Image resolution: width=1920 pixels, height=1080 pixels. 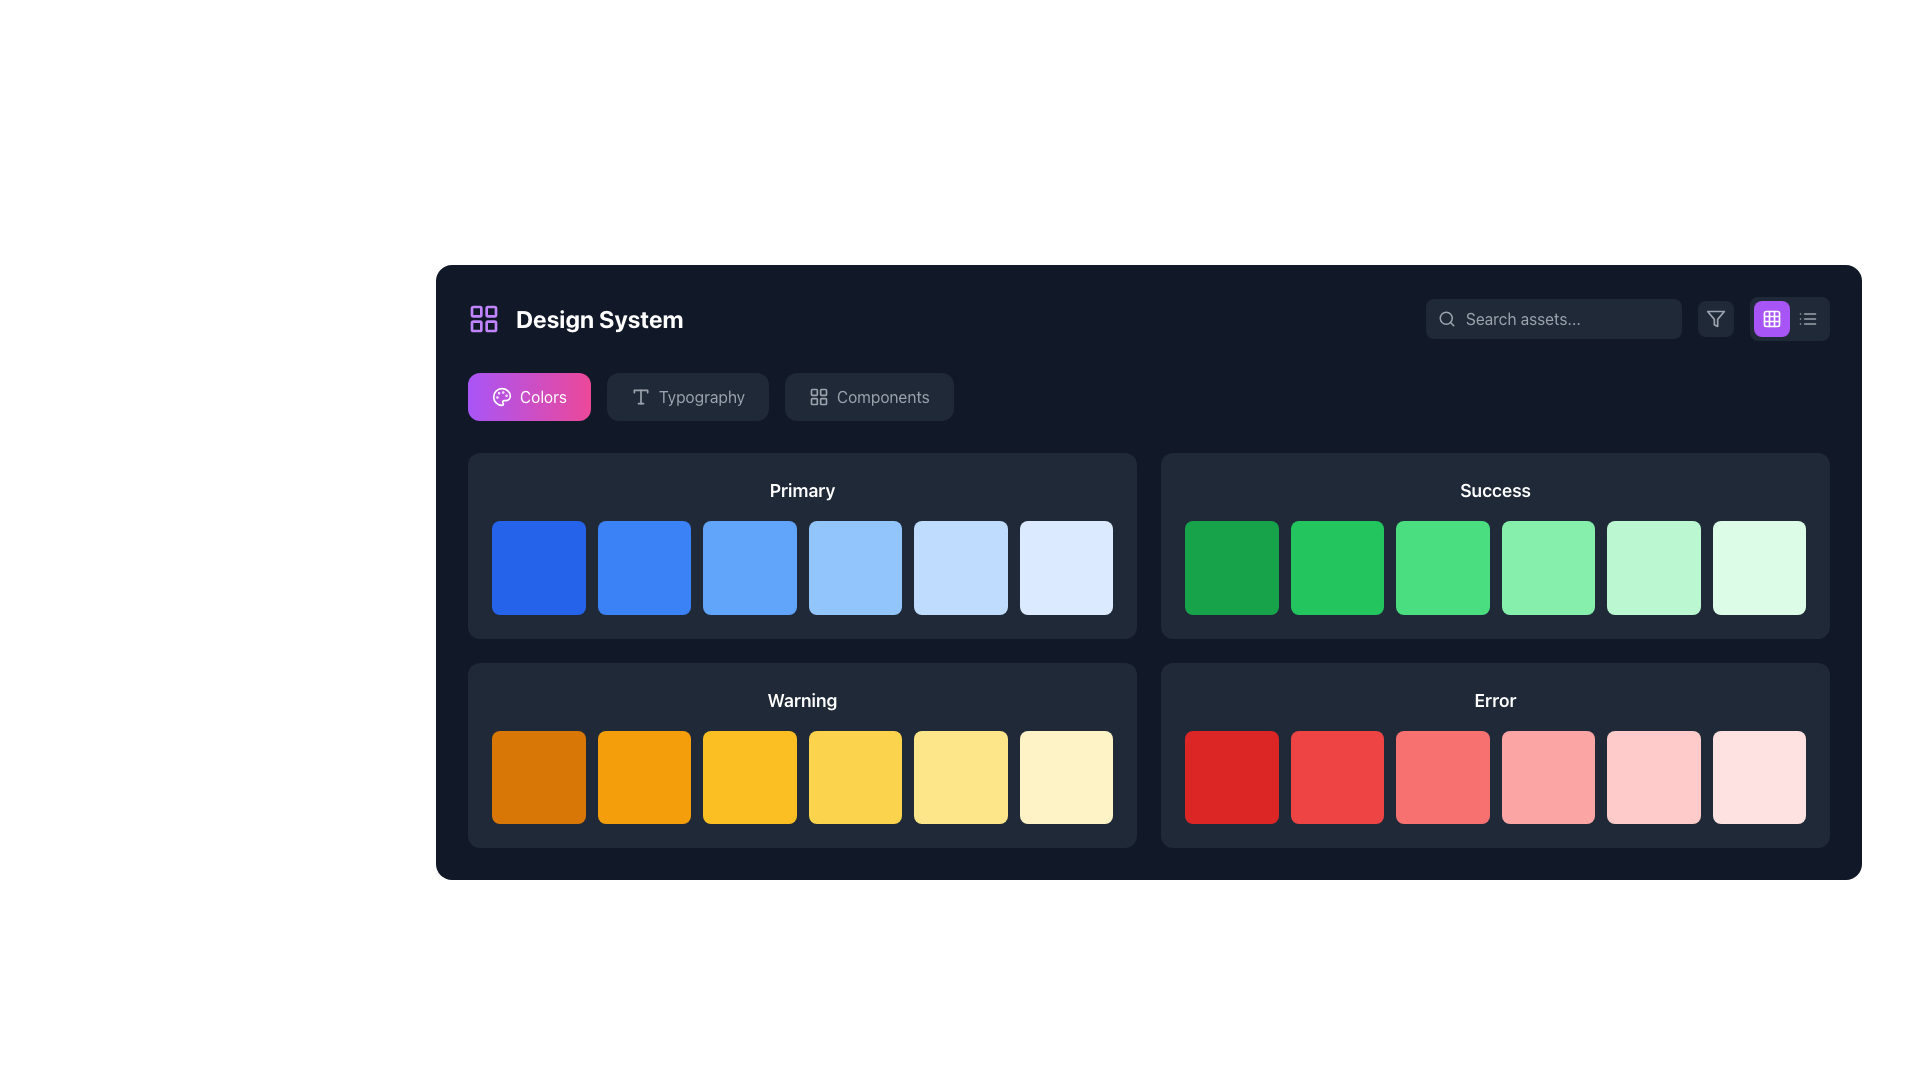 I want to click on the decorative square box located within the 'Success' section, so click(x=1445, y=570).